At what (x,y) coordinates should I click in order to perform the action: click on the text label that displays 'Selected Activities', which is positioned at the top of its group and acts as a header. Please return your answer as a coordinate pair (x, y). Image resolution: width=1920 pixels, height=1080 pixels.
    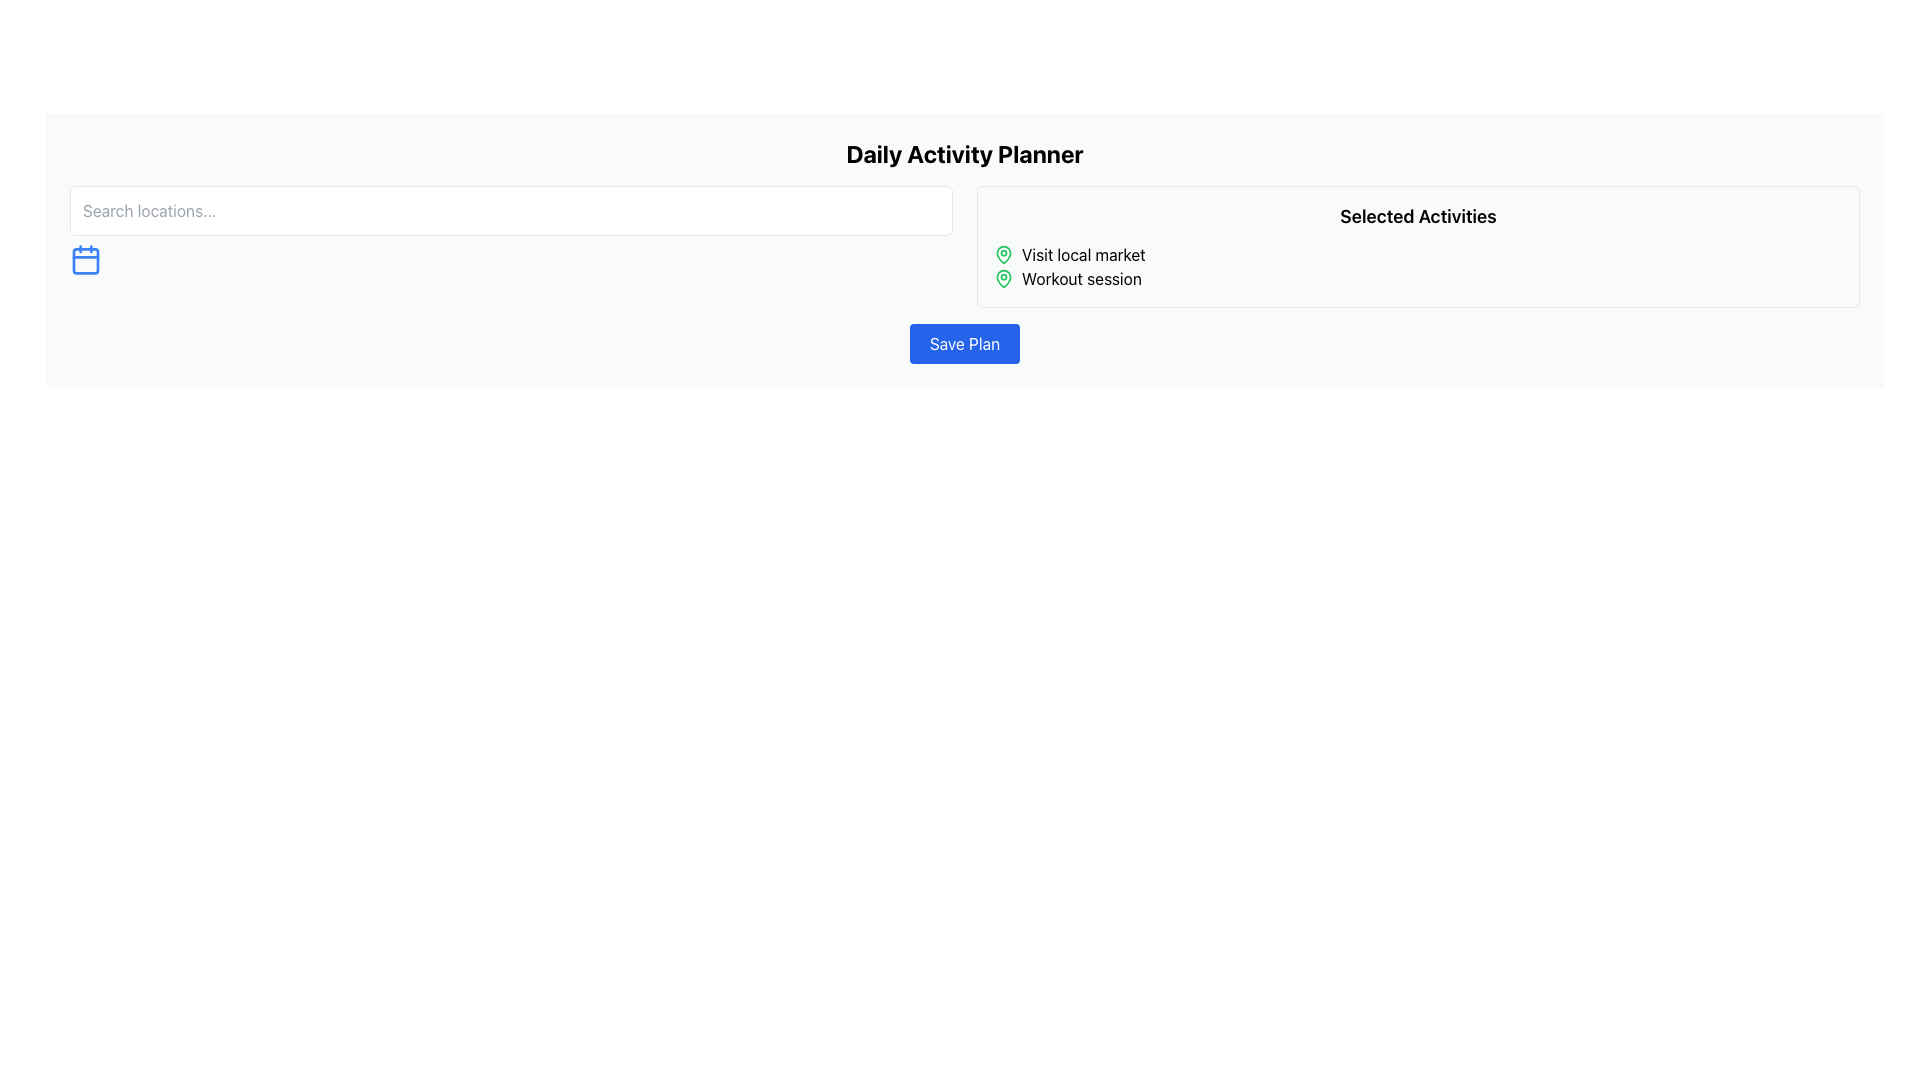
    Looking at the image, I should click on (1417, 216).